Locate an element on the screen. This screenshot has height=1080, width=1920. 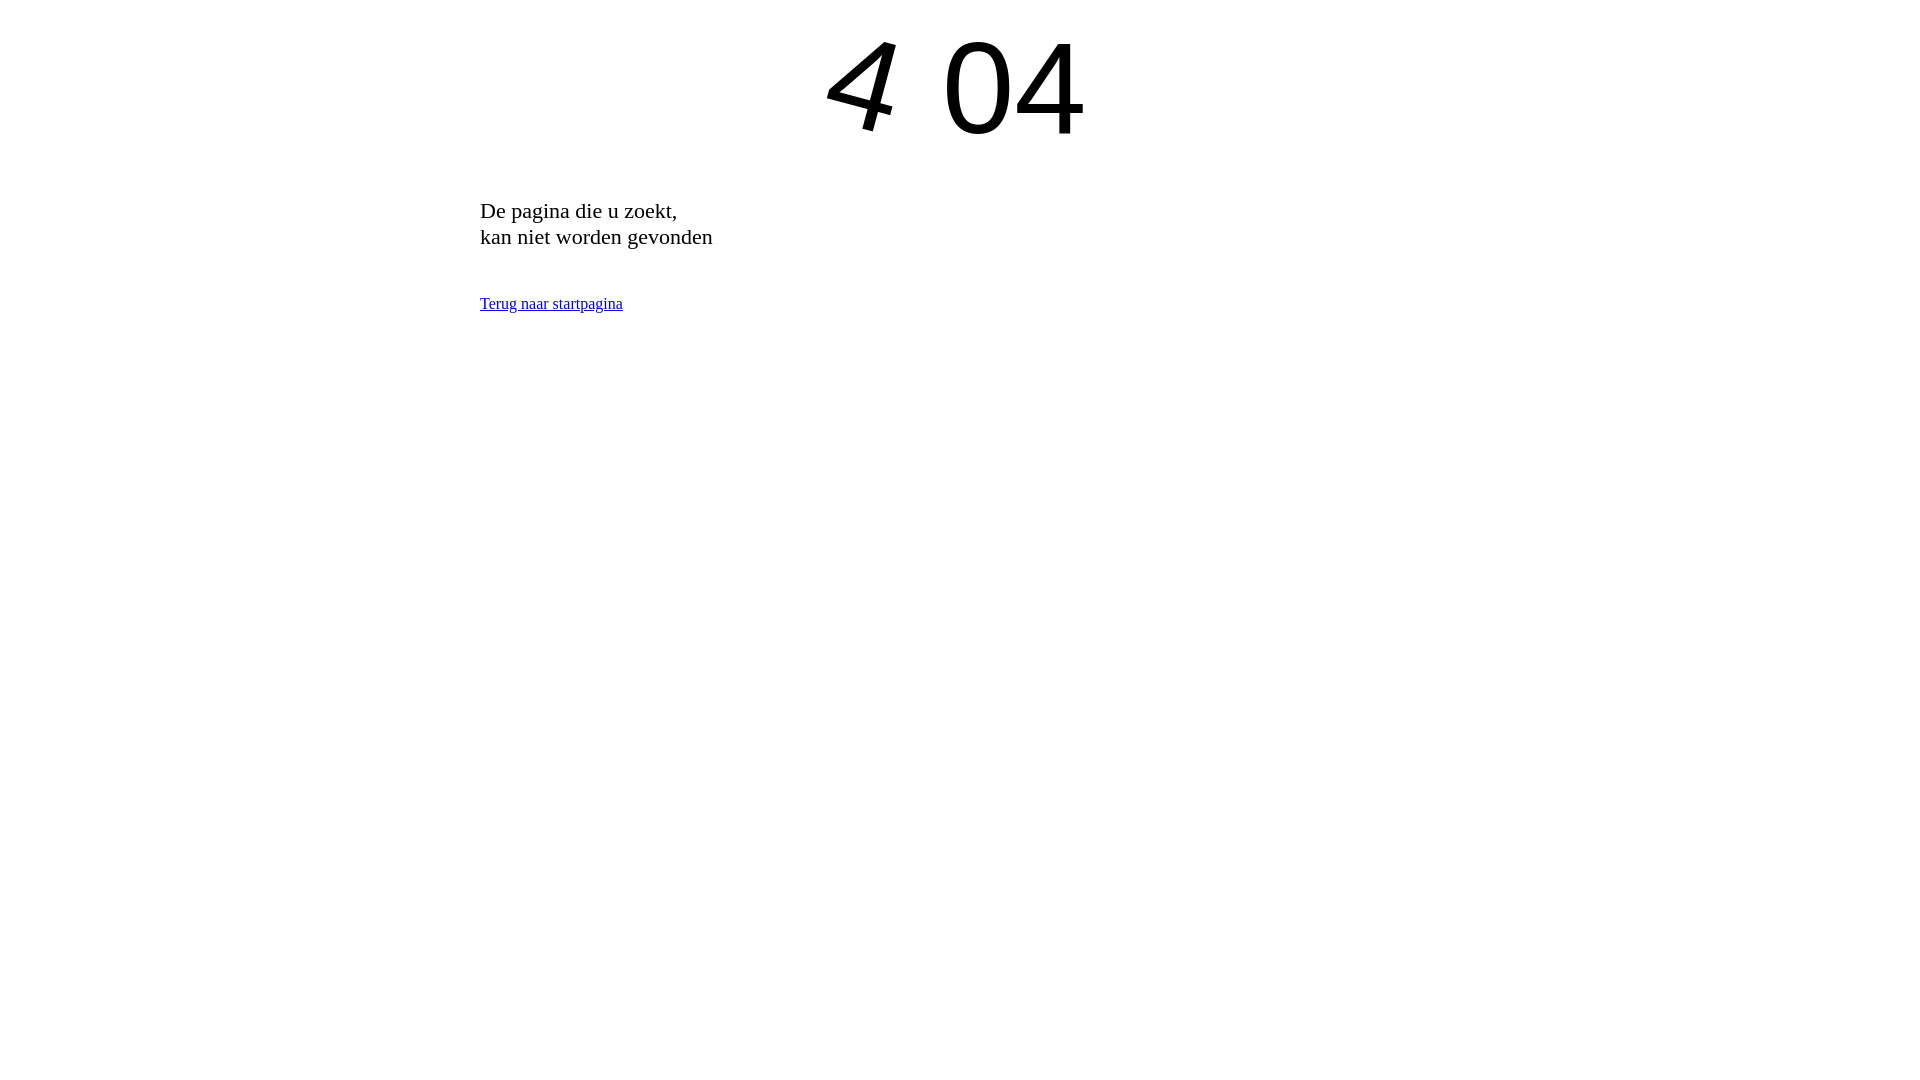
'Terug naar startpagina' is located at coordinates (480, 303).